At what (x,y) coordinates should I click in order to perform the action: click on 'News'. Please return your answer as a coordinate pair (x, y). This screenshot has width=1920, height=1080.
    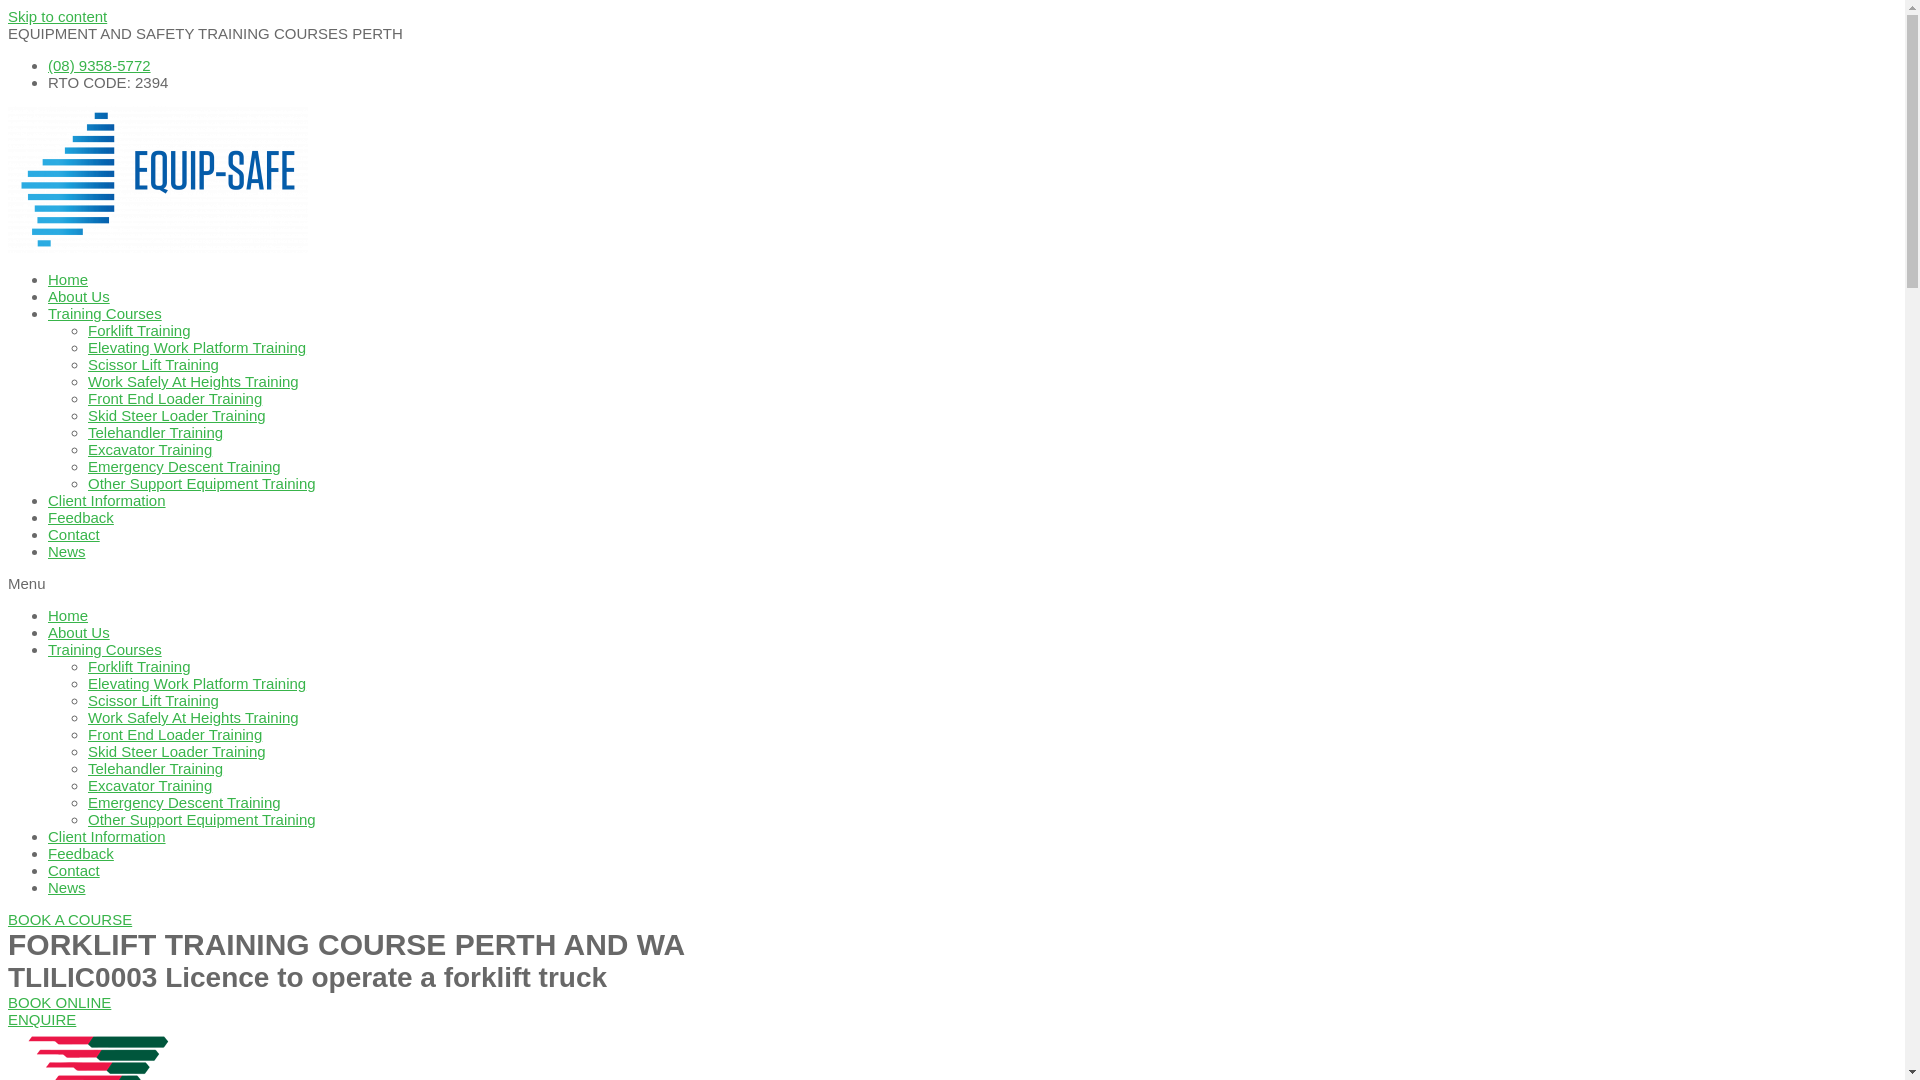
    Looking at the image, I should click on (67, 886).